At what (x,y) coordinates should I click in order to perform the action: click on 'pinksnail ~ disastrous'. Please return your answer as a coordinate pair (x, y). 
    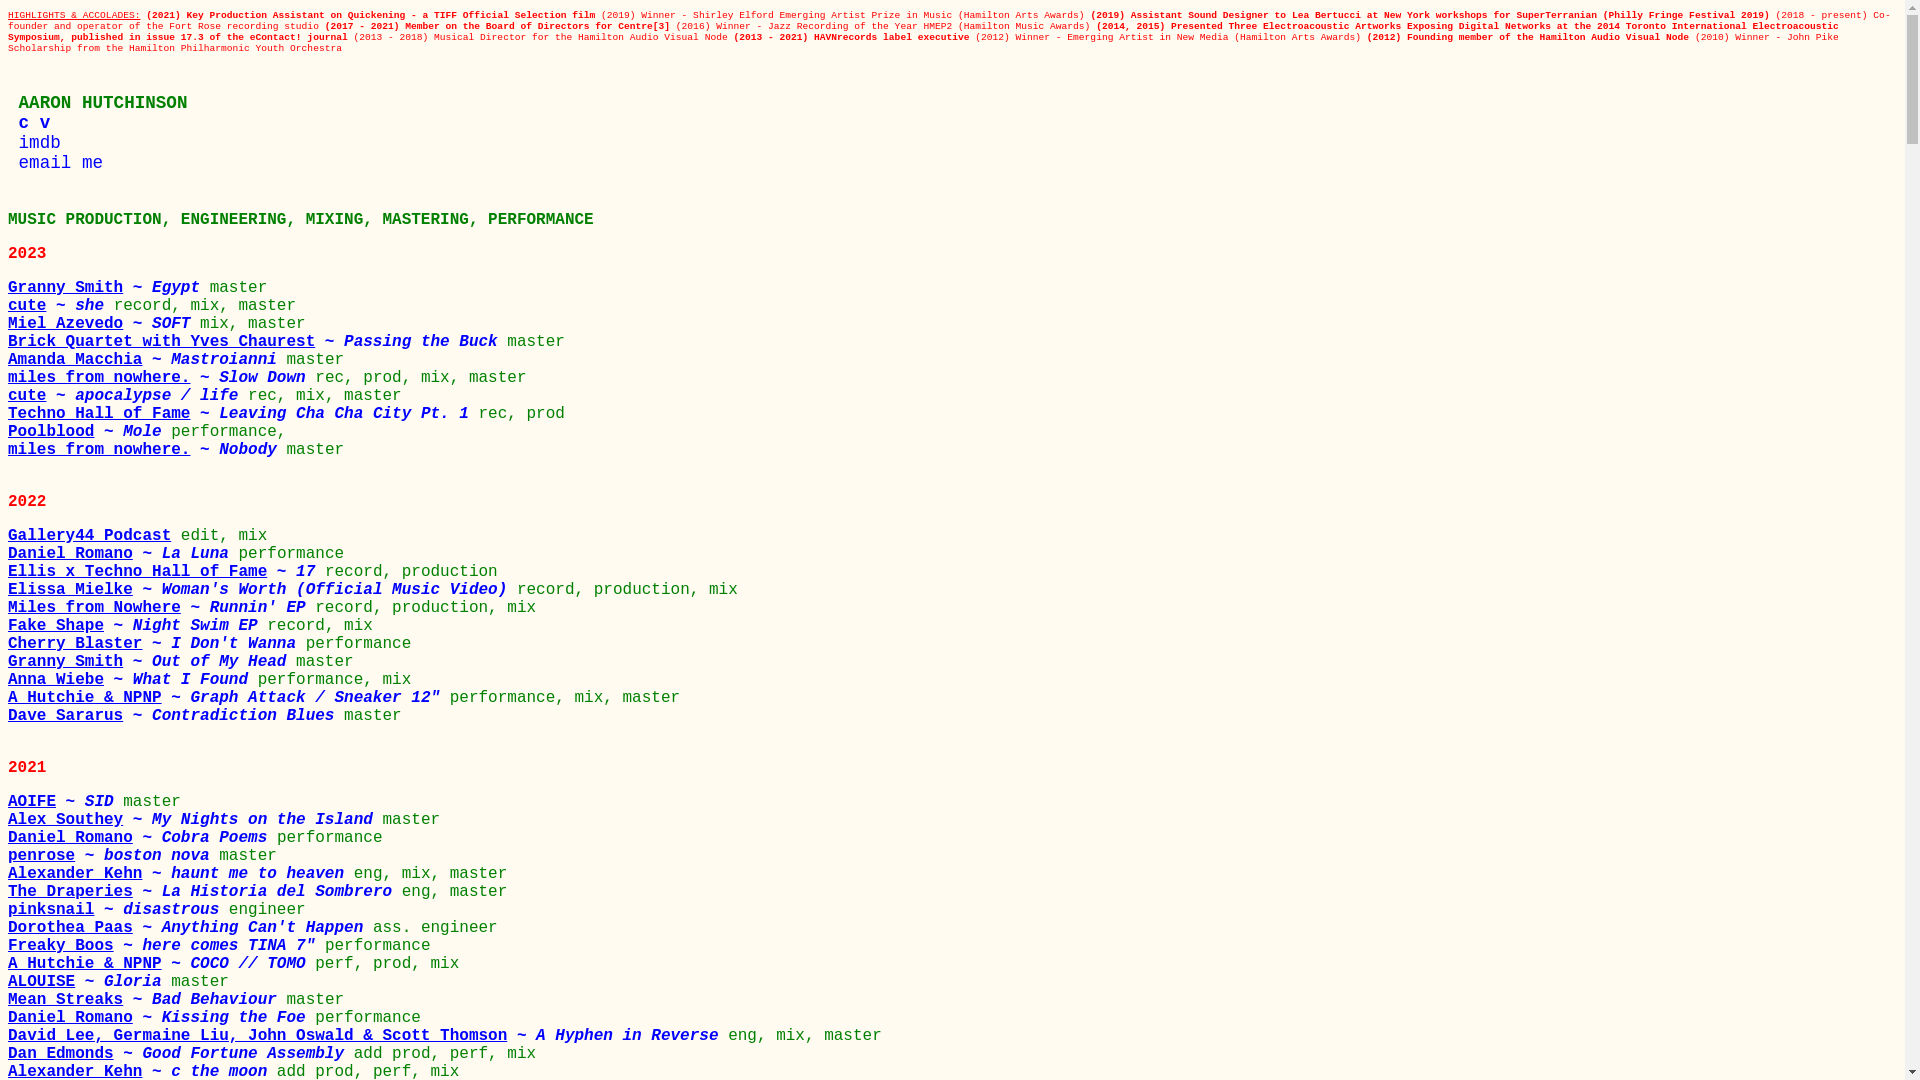
    Looking at the image, I should click on (117, 910).